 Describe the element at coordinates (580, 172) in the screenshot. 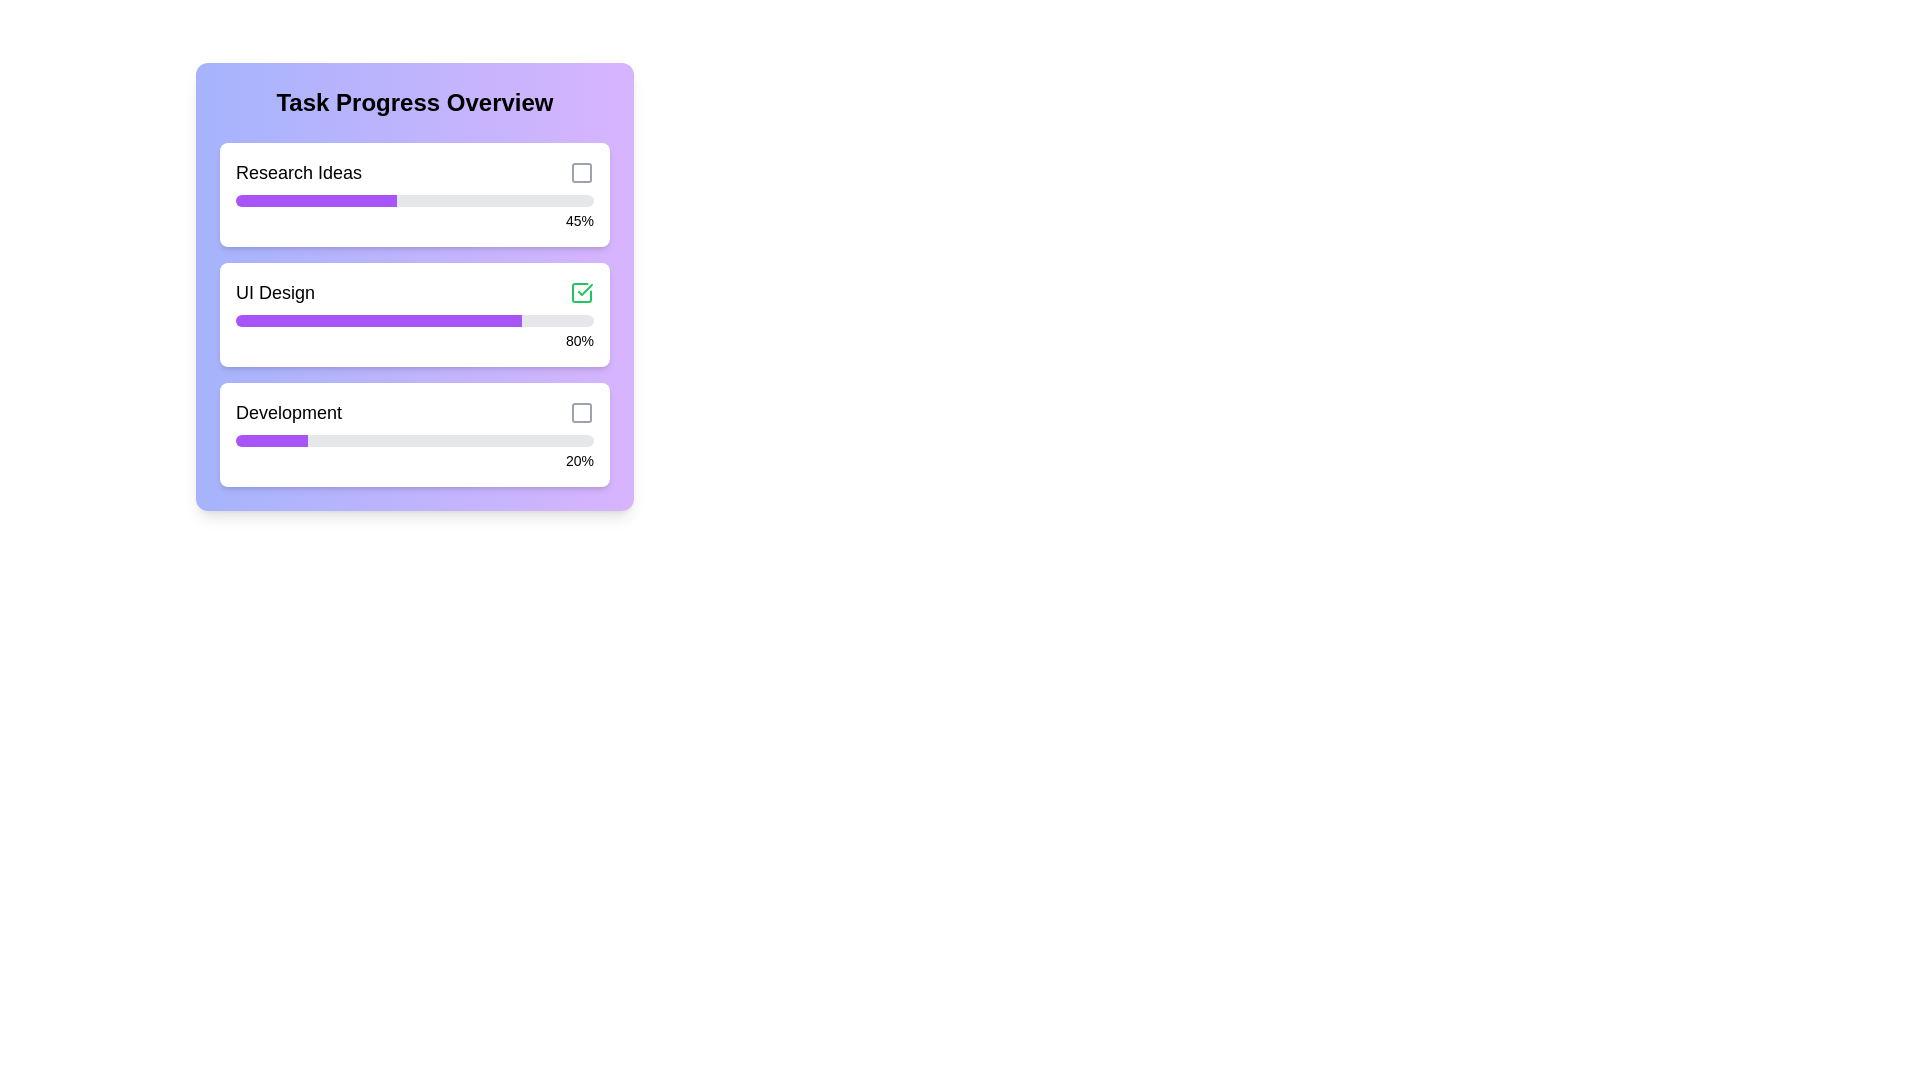

I see `the small square icon with rounded corners, styled with a red border, located at the right end of the 'Research Ideas' list item` at that location.